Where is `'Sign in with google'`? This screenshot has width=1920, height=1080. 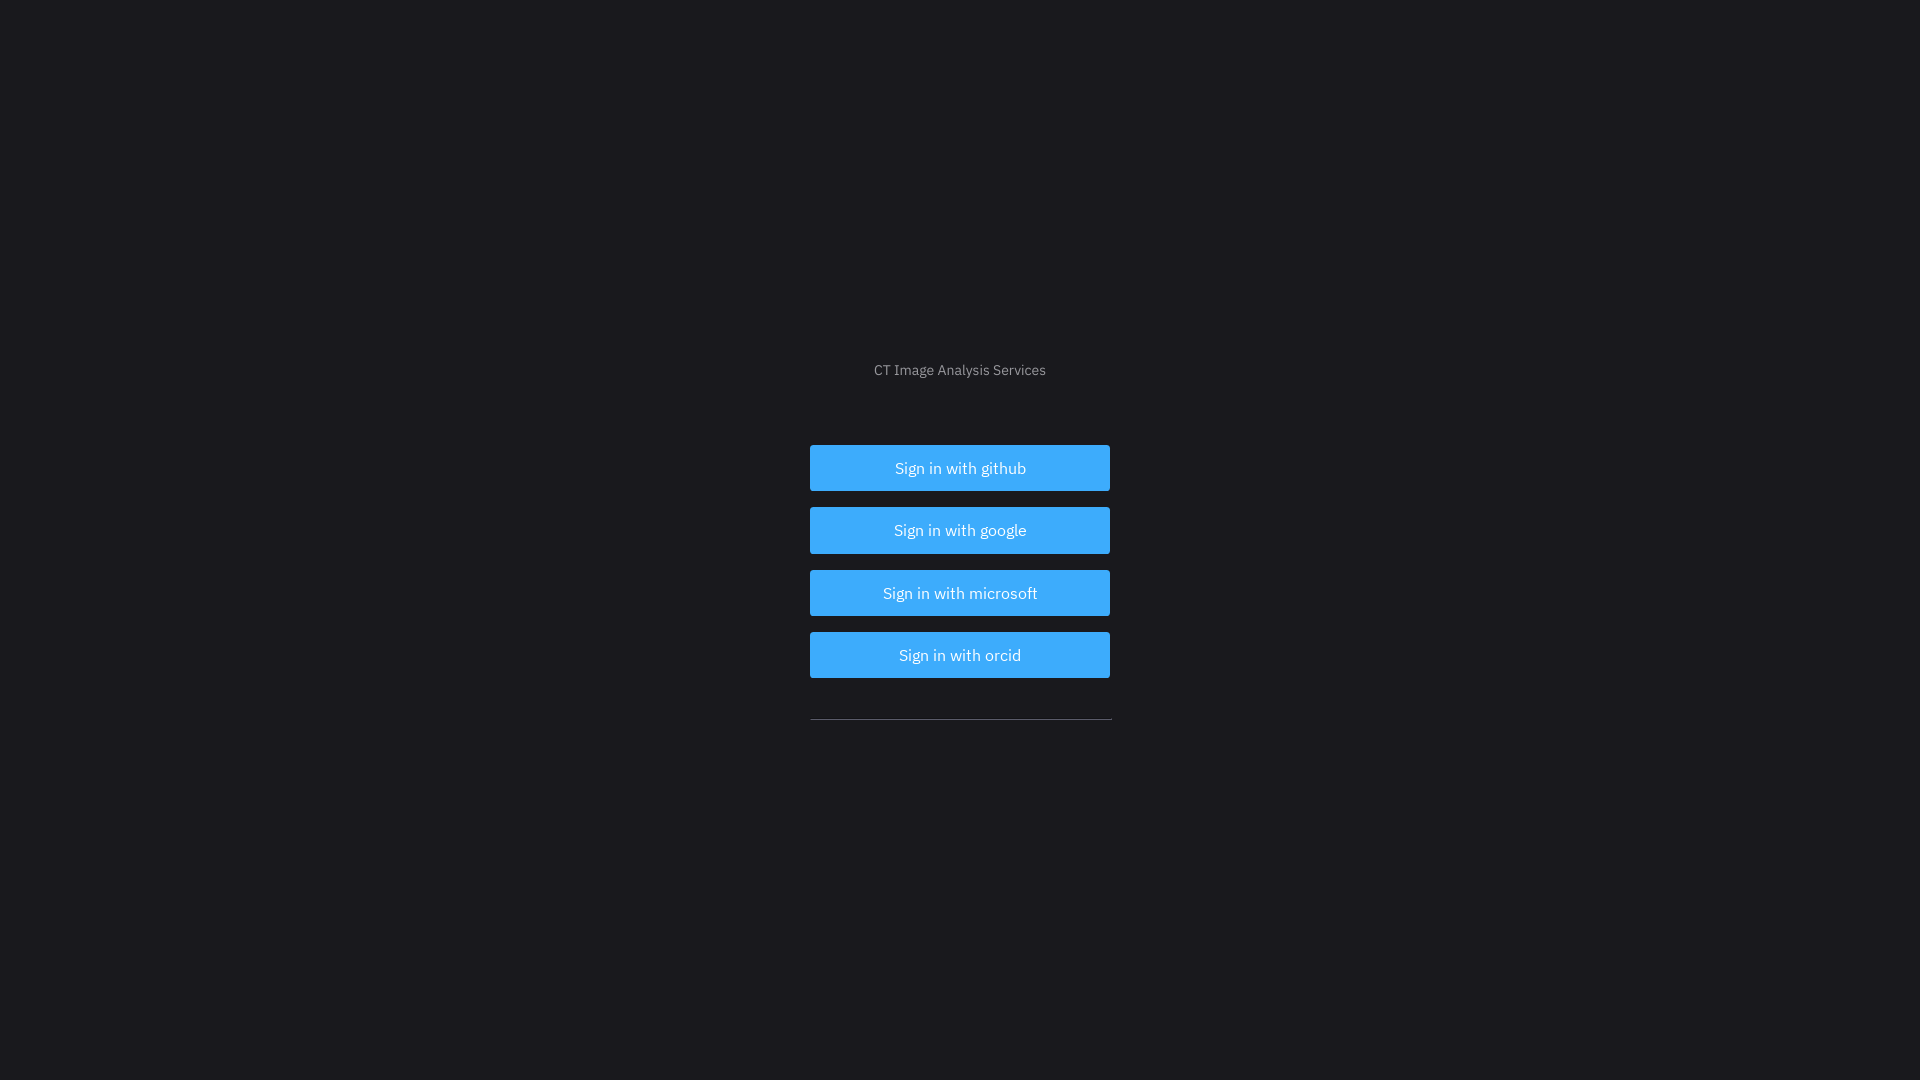 'Sign in with google' is located at coordinates (960, 528).